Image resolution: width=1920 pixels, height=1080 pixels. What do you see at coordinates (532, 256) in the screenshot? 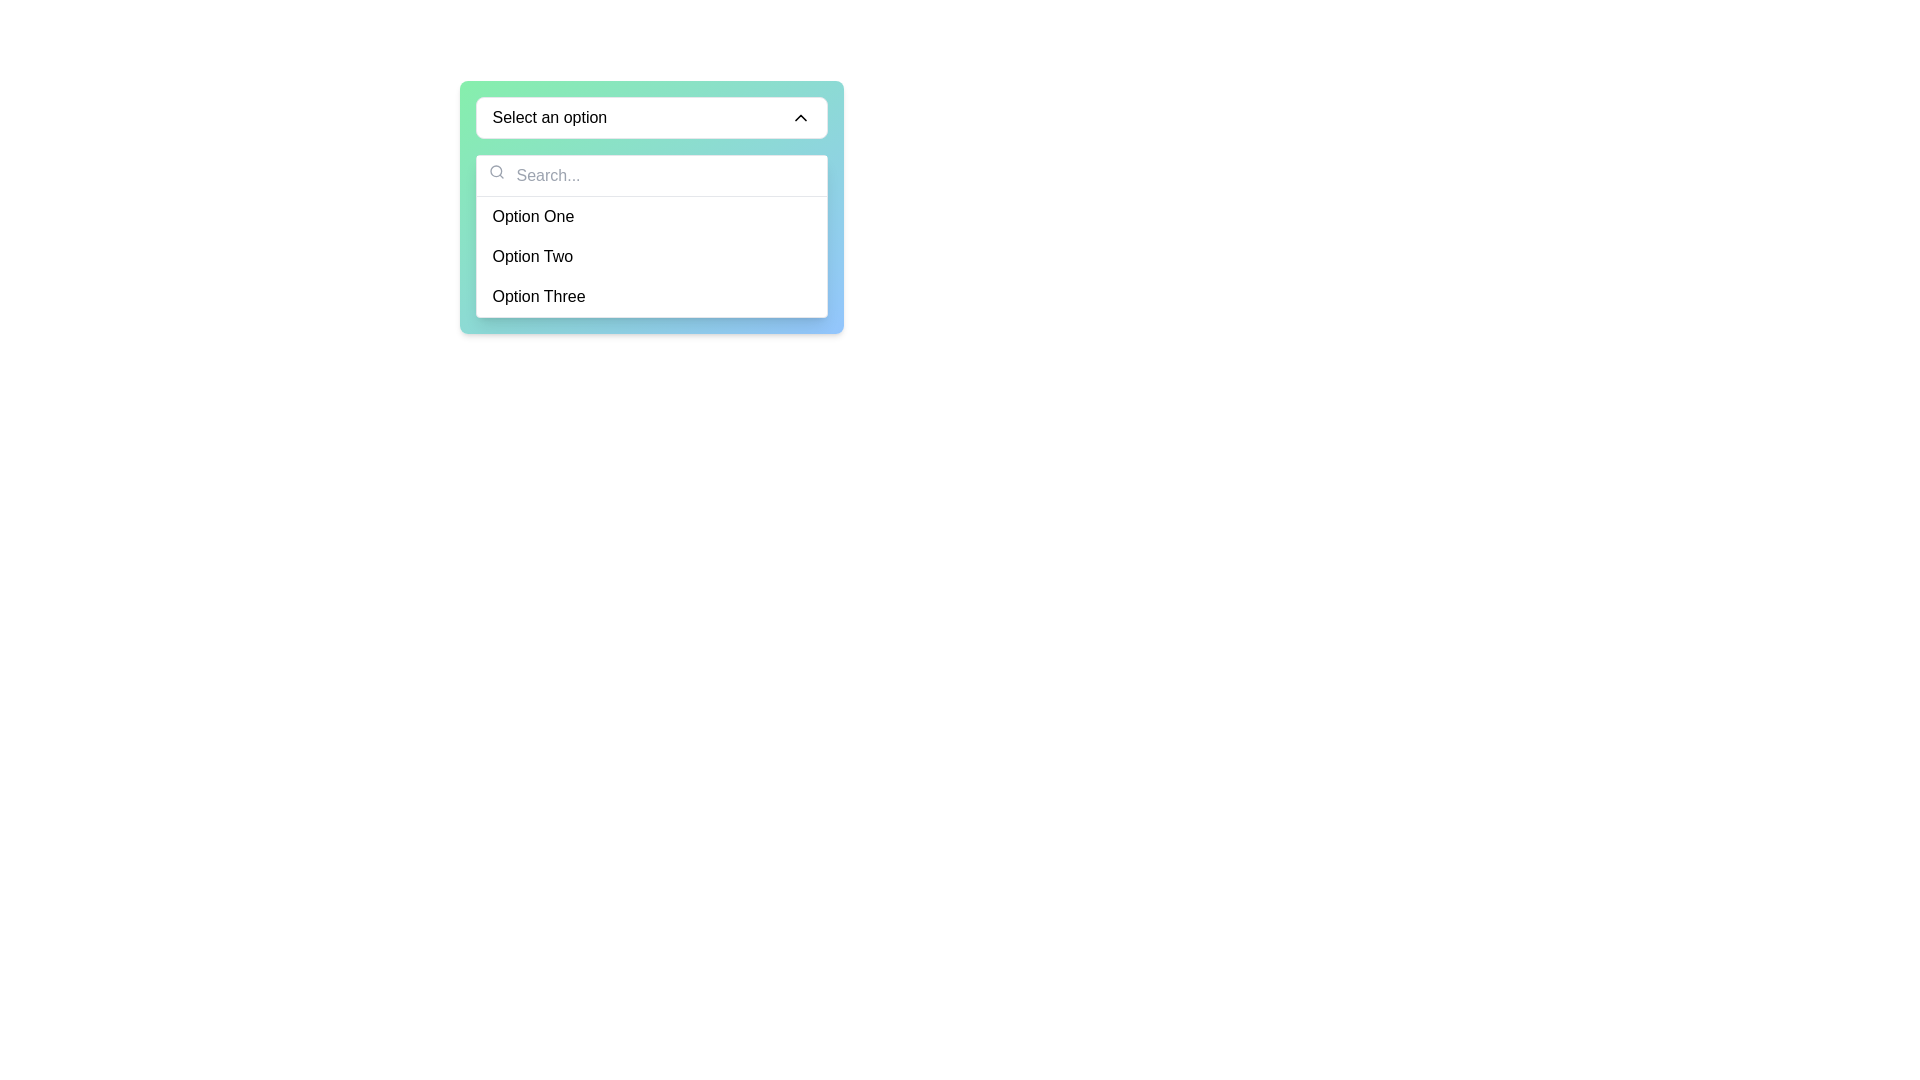
I see `the second item in the dropdown menu` at bounding box center [532, 256].